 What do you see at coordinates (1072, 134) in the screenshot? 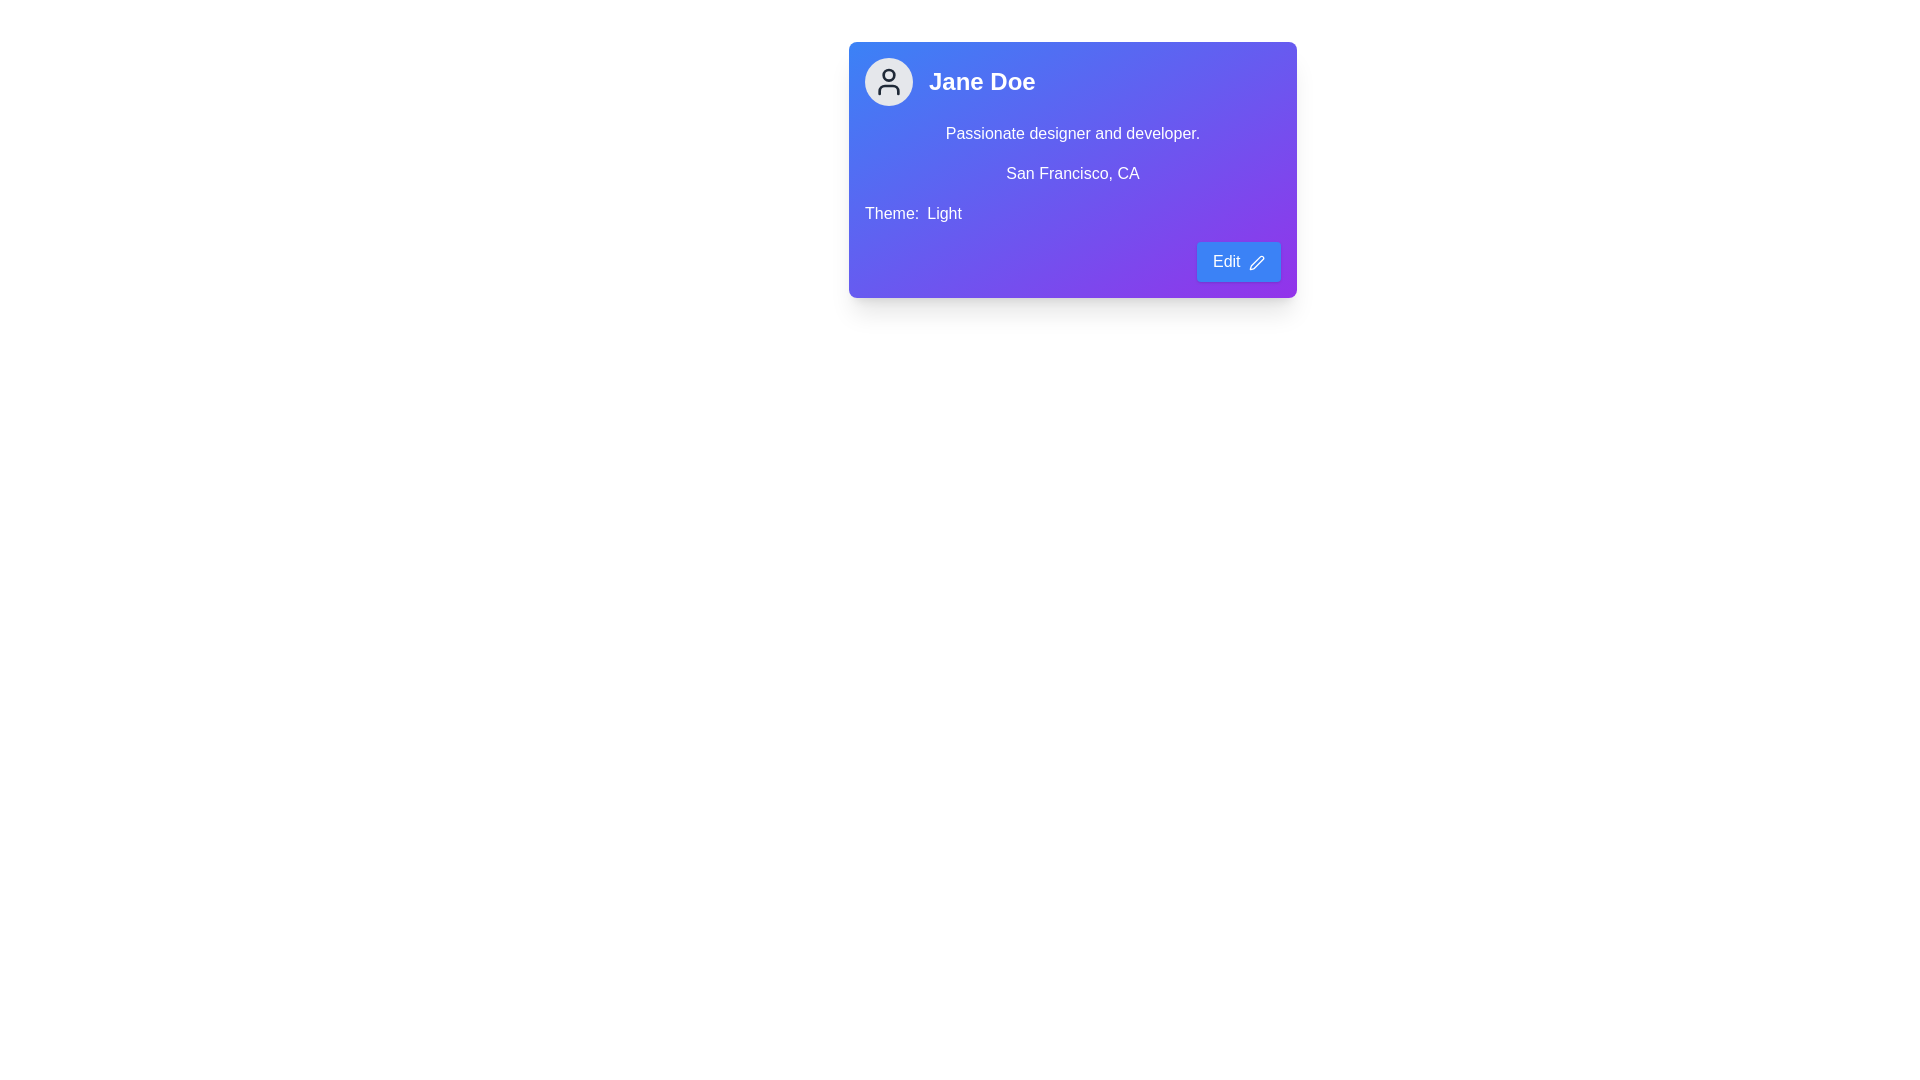
I see `descriptive tagline or bio text for the user 'Jane Doe', which is the first line of text in the card layout, positioned below the name heading and above the location and theme details` at bounding box center [1072, 134].